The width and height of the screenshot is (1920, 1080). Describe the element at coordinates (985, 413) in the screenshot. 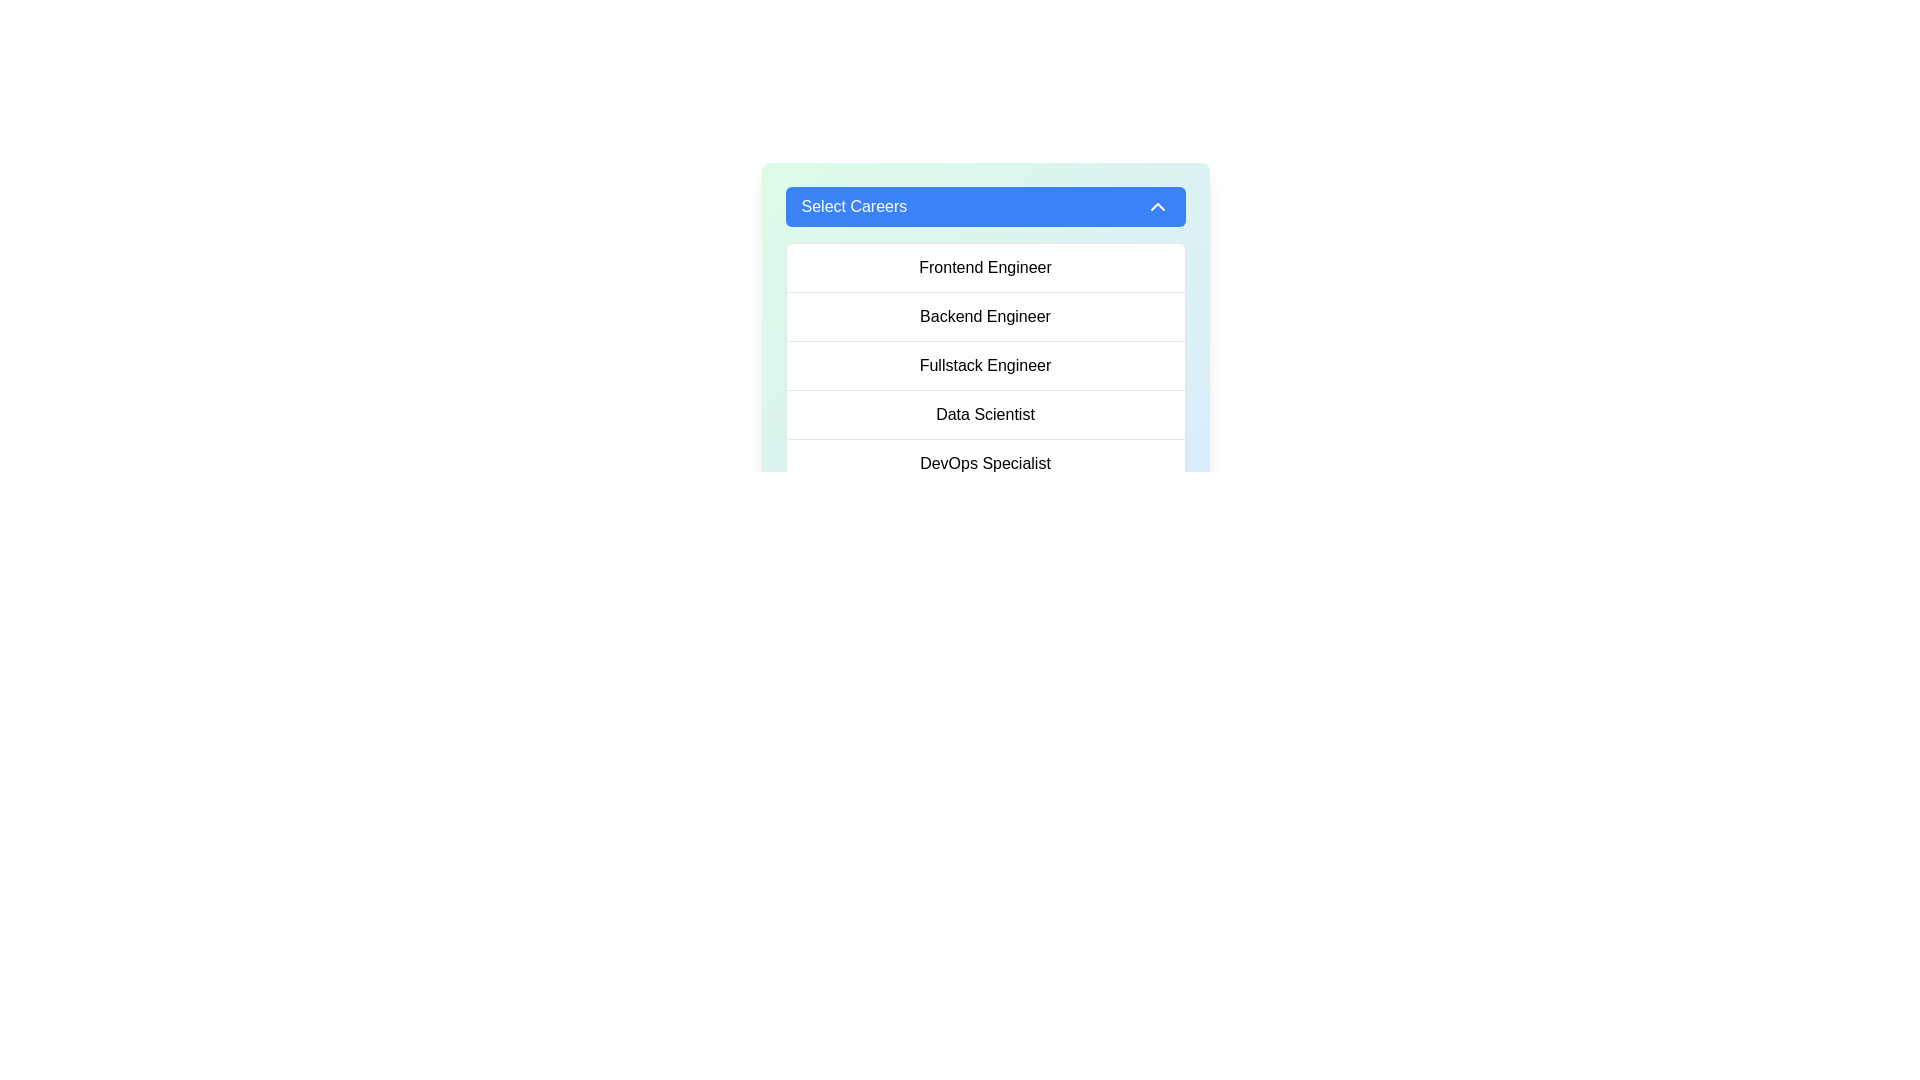

I see `the static text label for the selectable career option located within the dropdown panel labeled 'Select Careers', specifically the fourth item in the list, positioned between 'Fullstack Engineer' and 'DevOps Specialist'` at that location.